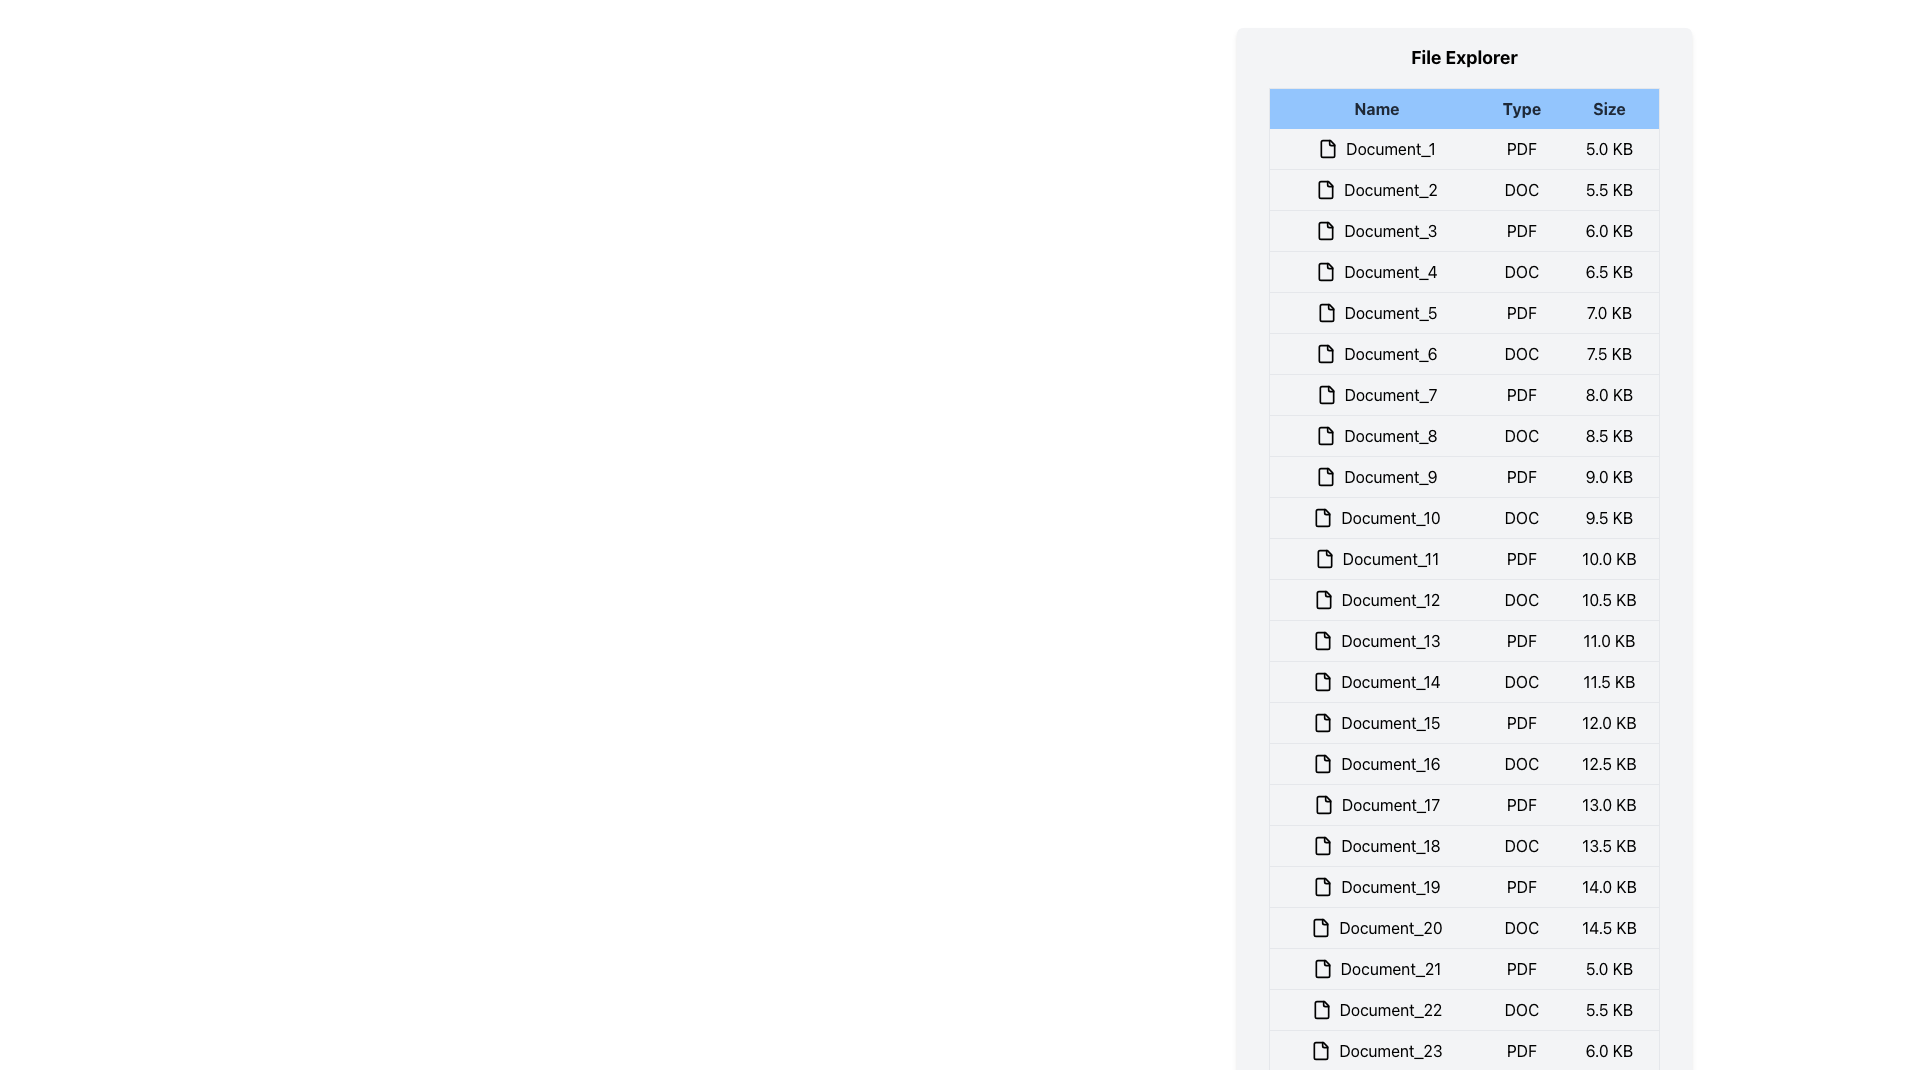 The width and height of the screenshot is (1920, 1080). What do you see at coordinates (1323, 722) in the screenshot?
I see `the small file icon that indicates documents, which is located to the immediate left of the text label 'Document_15' in the file explorer layout` at bounding box center [1323, 722].